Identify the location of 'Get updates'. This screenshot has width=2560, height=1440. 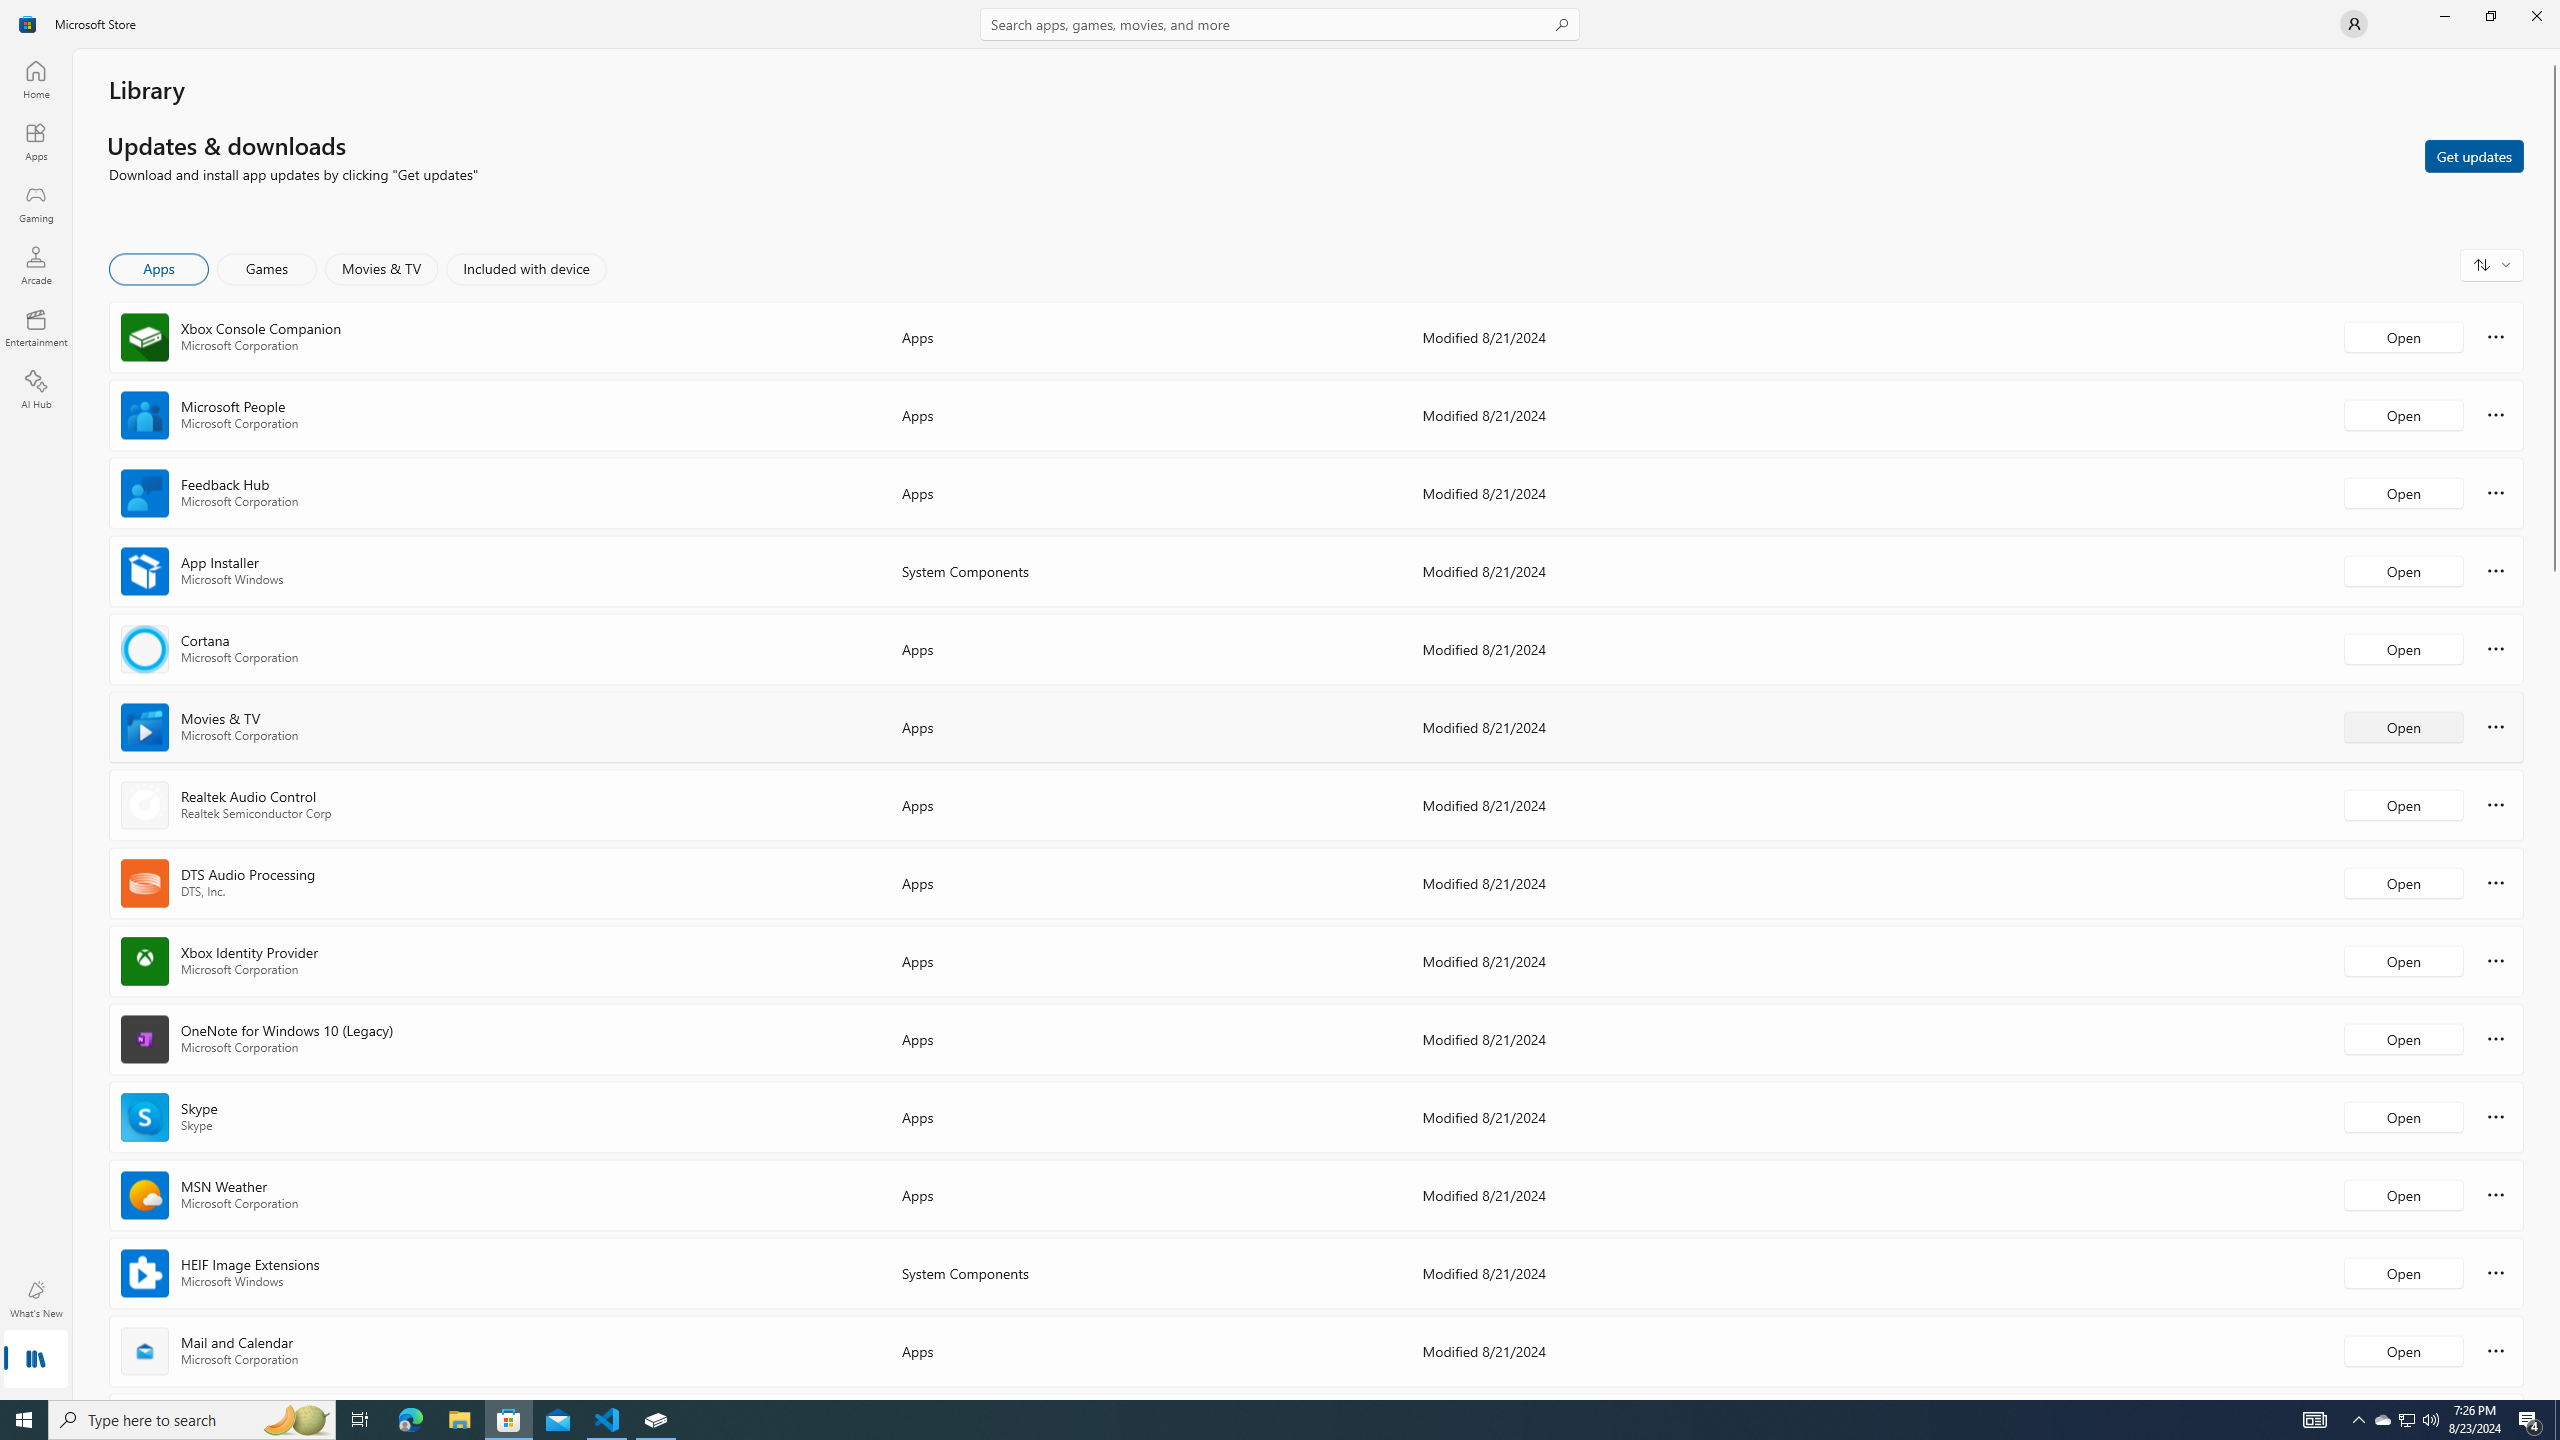
(2474, 154).